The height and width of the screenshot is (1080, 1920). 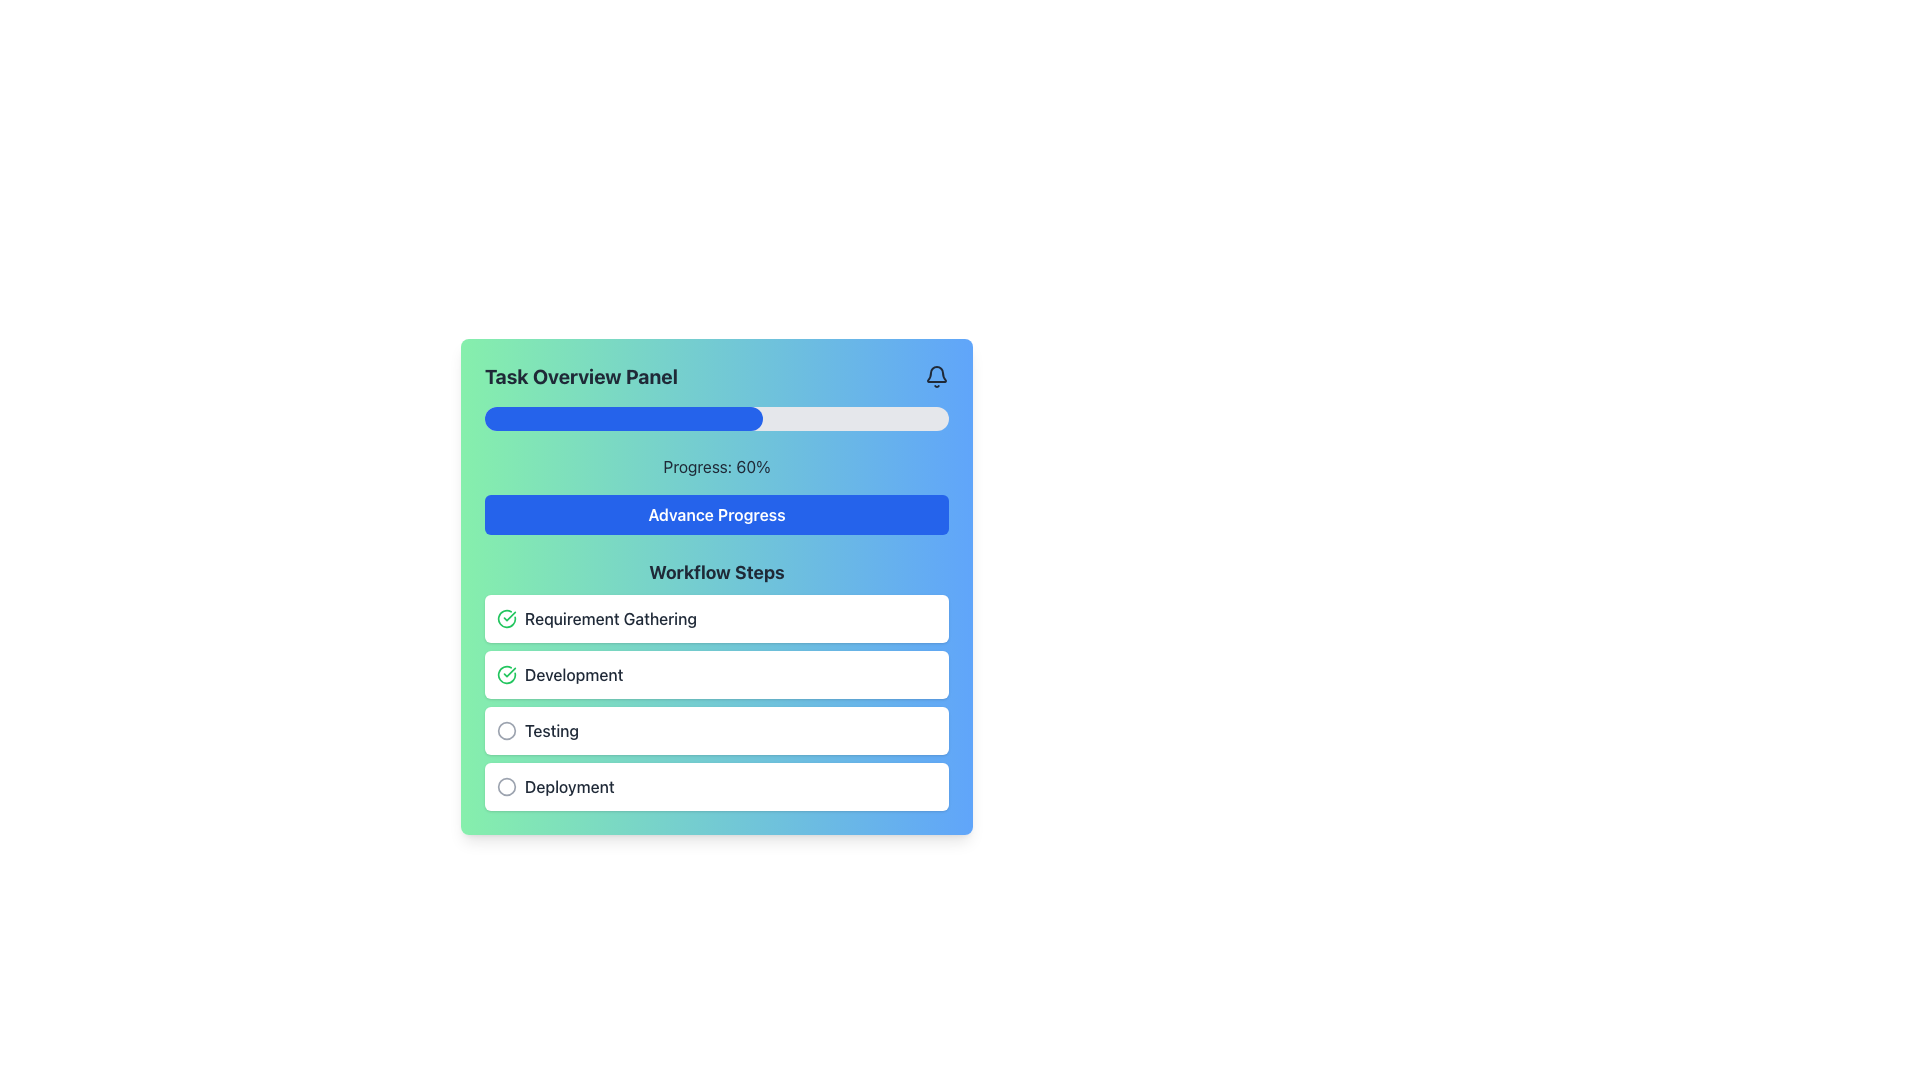 What do you see at coordinates (507, 785) in the screenshot?
I see `the small, circular gray icon with a minimalist outlined design located in the fourth row under the 'Workflow Steps' section, to the left of the text 'Deployment'` at bounding box center [507, 785].